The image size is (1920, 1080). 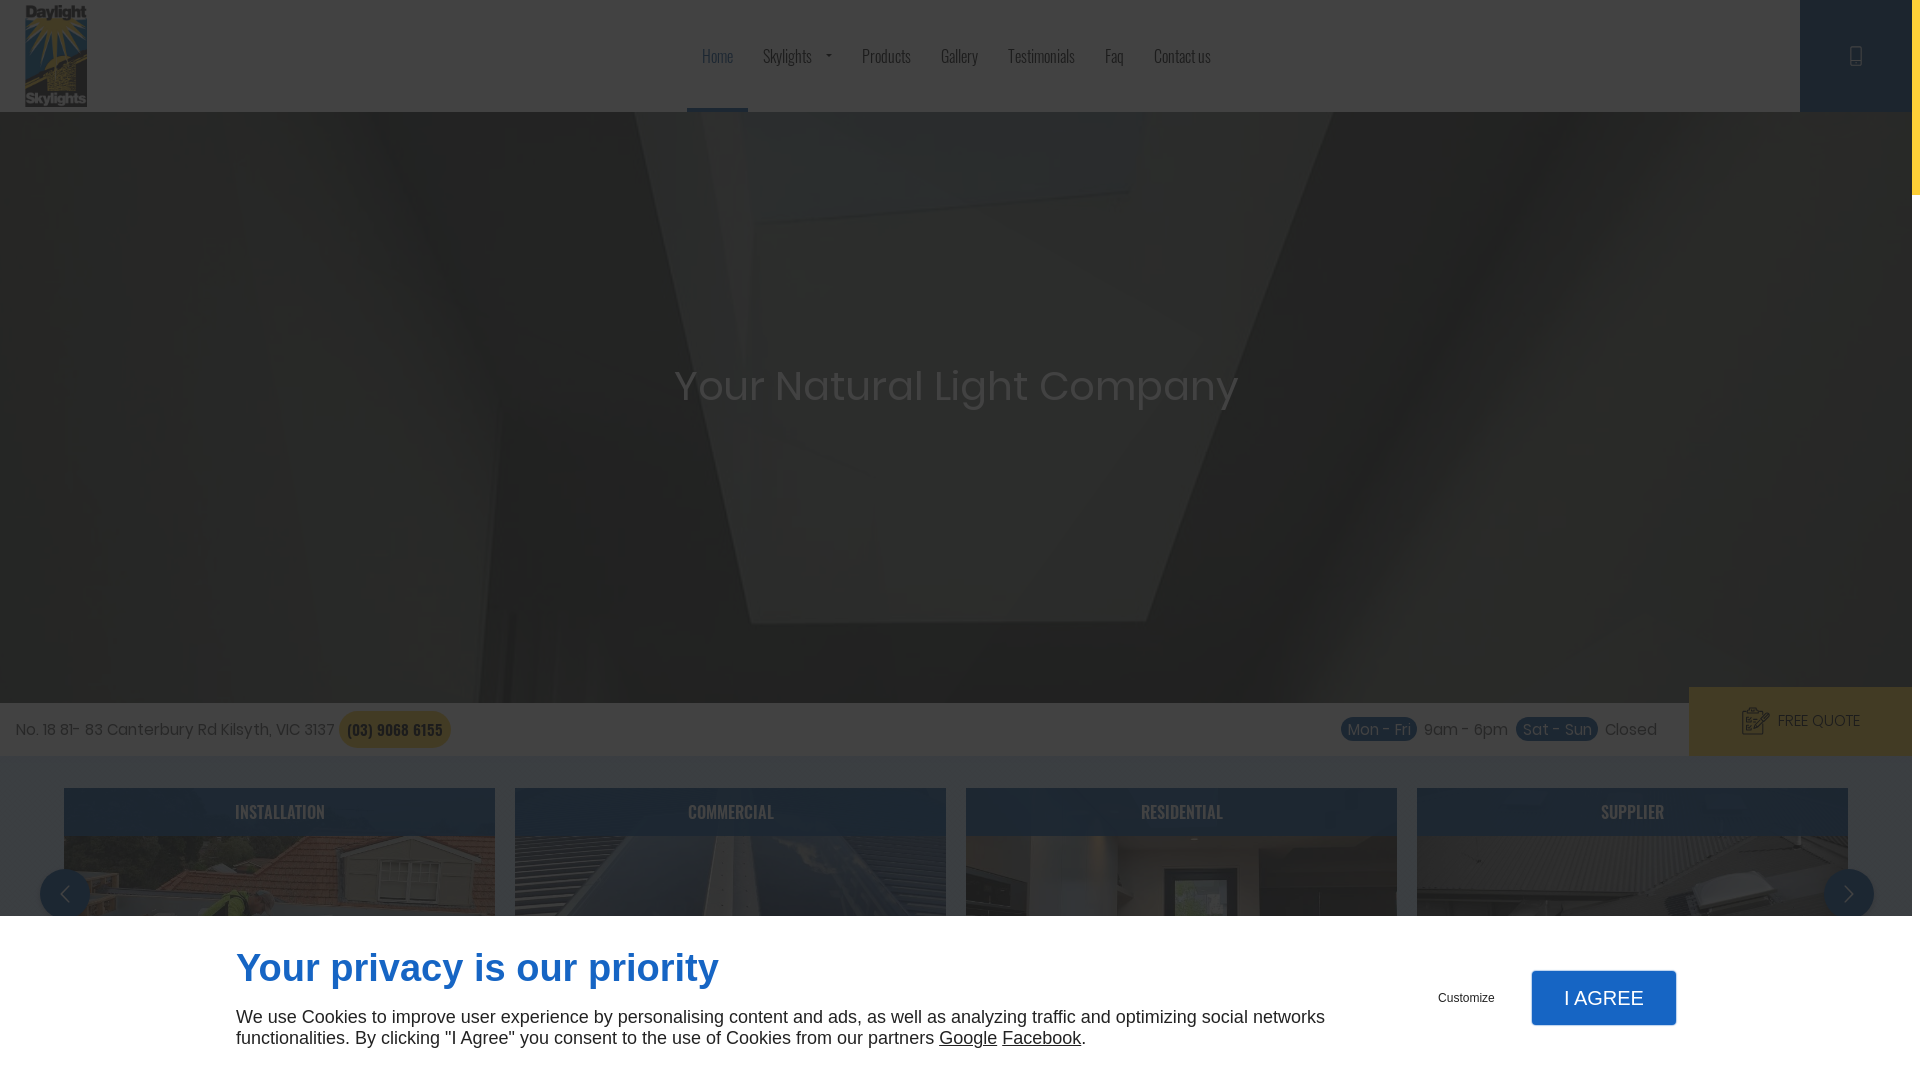 What do you see at coordinates (938, 1036) in the screenshot?
I see `'Google'` at bounding box center [938, 1036].